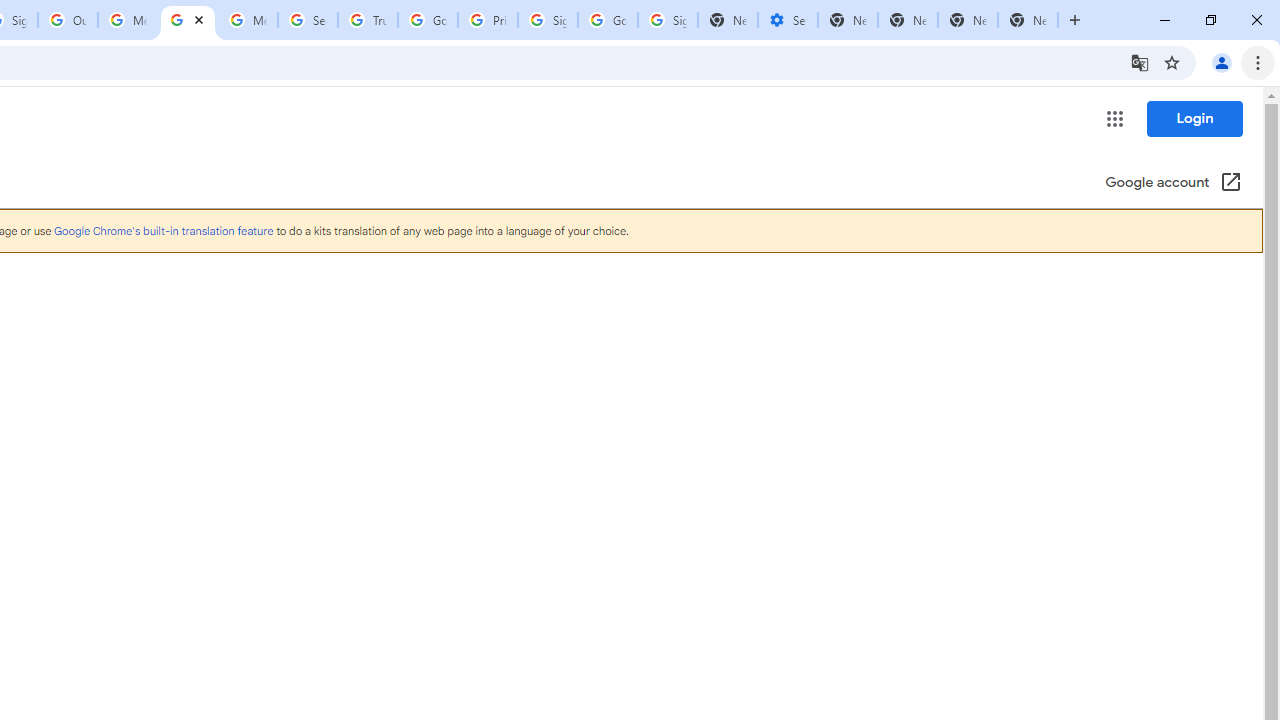  I want to click on 'Search our Doodle Library Collection - Google Doodles', so click(306, 20).